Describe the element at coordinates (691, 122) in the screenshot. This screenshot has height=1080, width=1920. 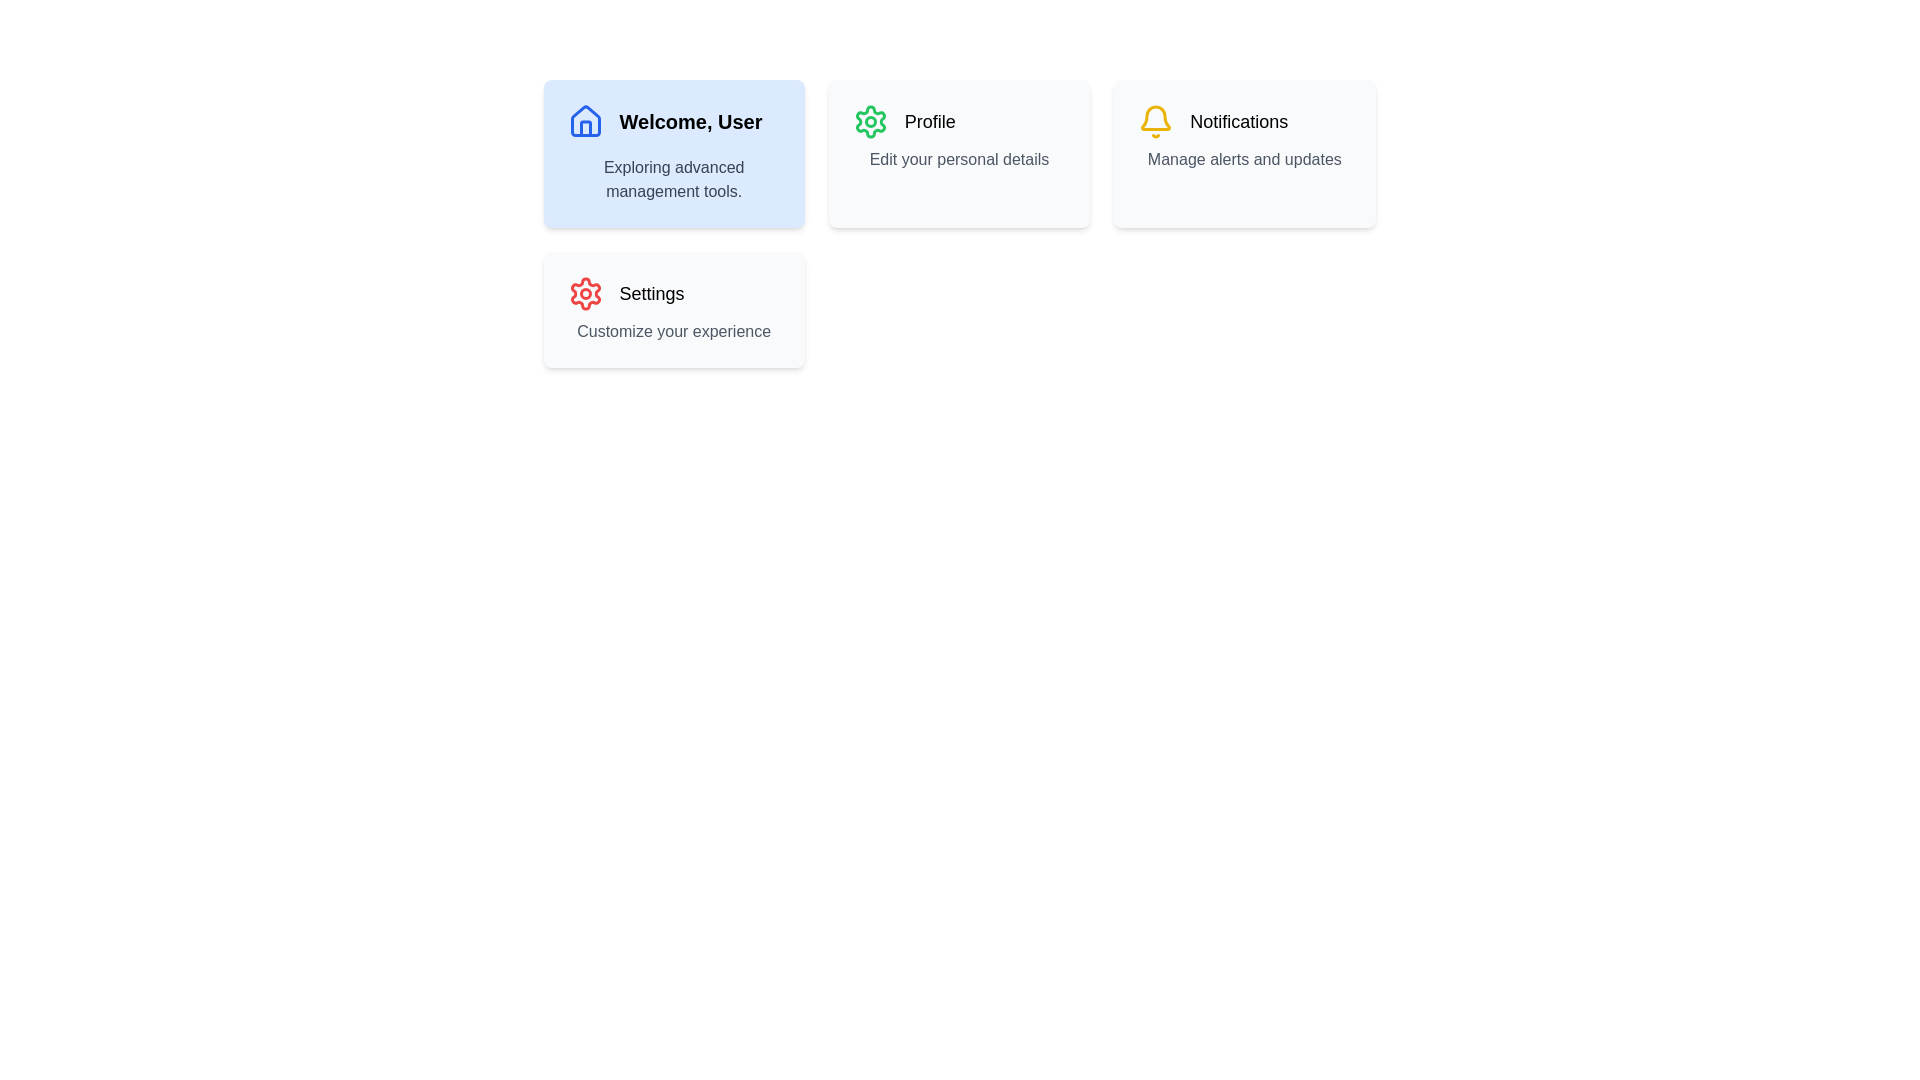
I see `welcoming message text located in the first light blue card in the grid layout, positioned to the right of the house icon` at that location.